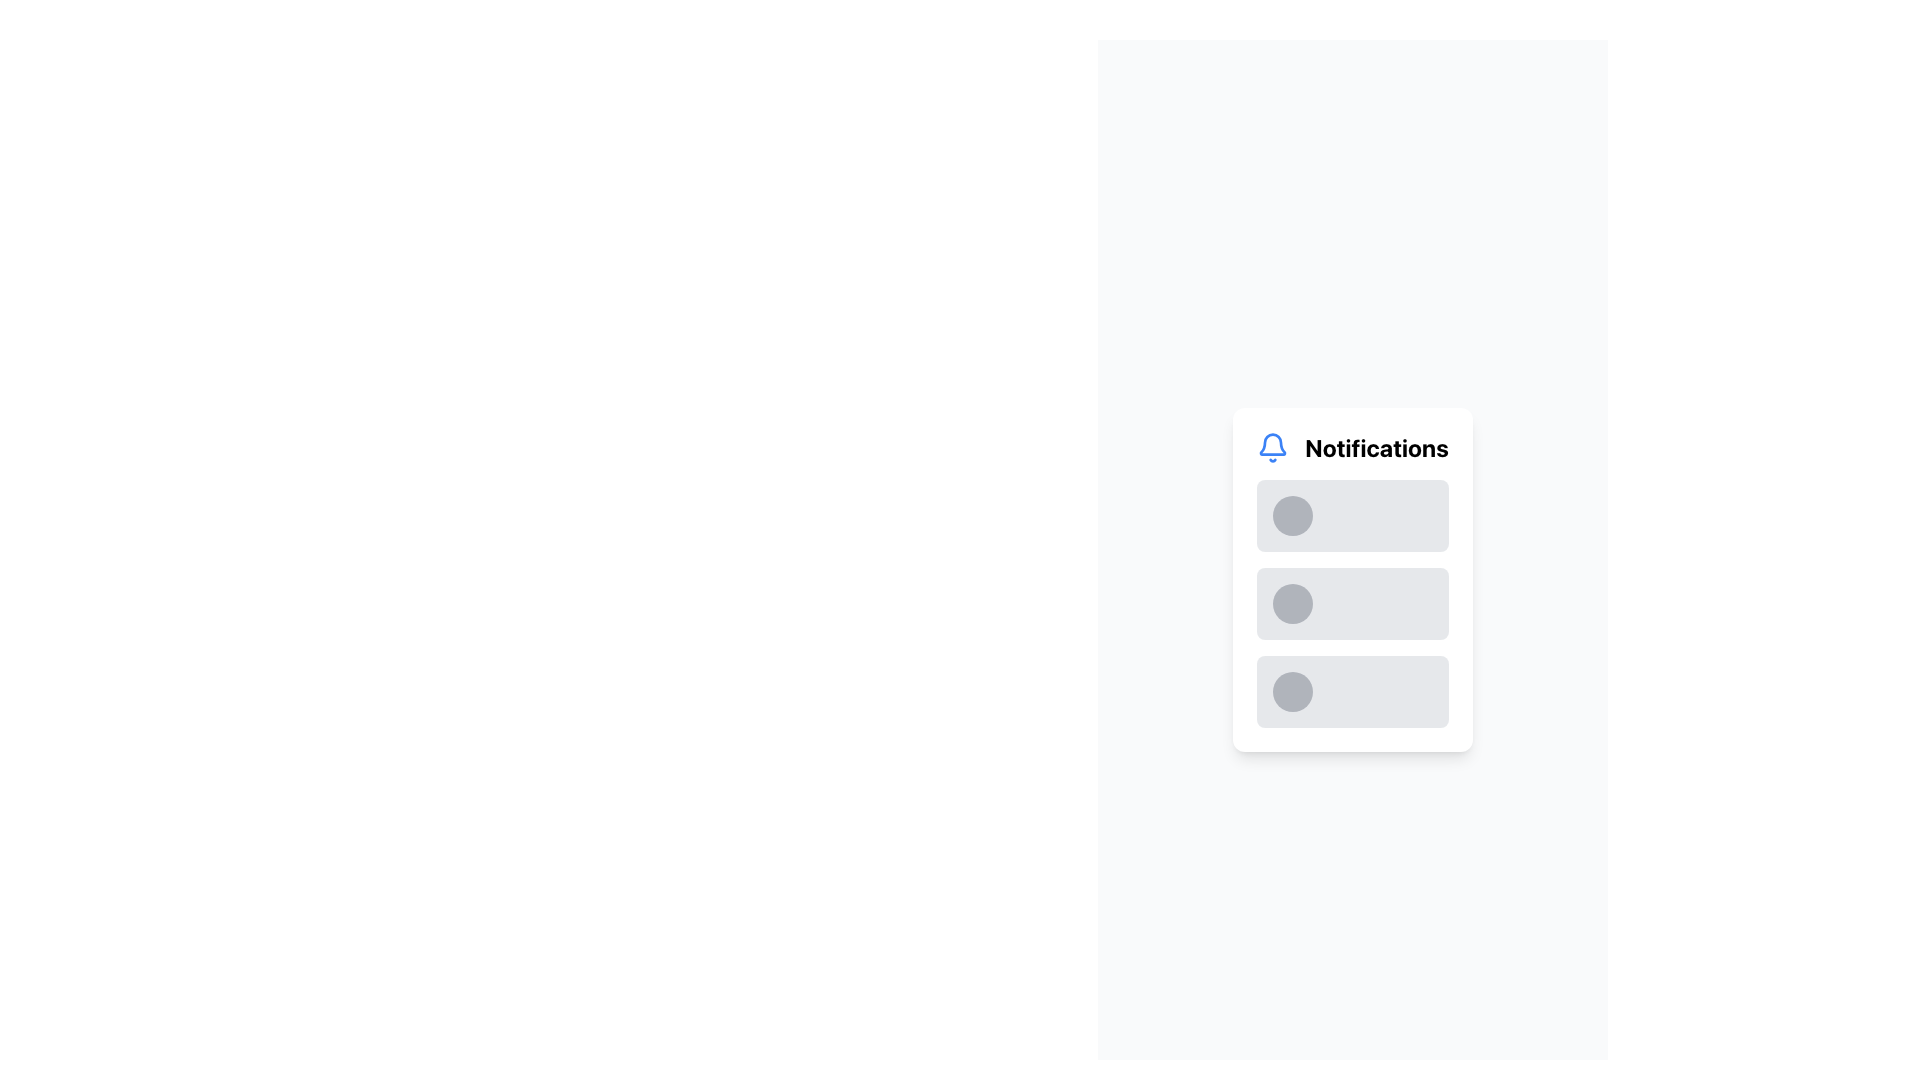  I want to click on the bell icon with a blue outline and hollow center, located at the top-left corner of the notification card, adjacent to the 'Notifications' text, so click(1272, 446).